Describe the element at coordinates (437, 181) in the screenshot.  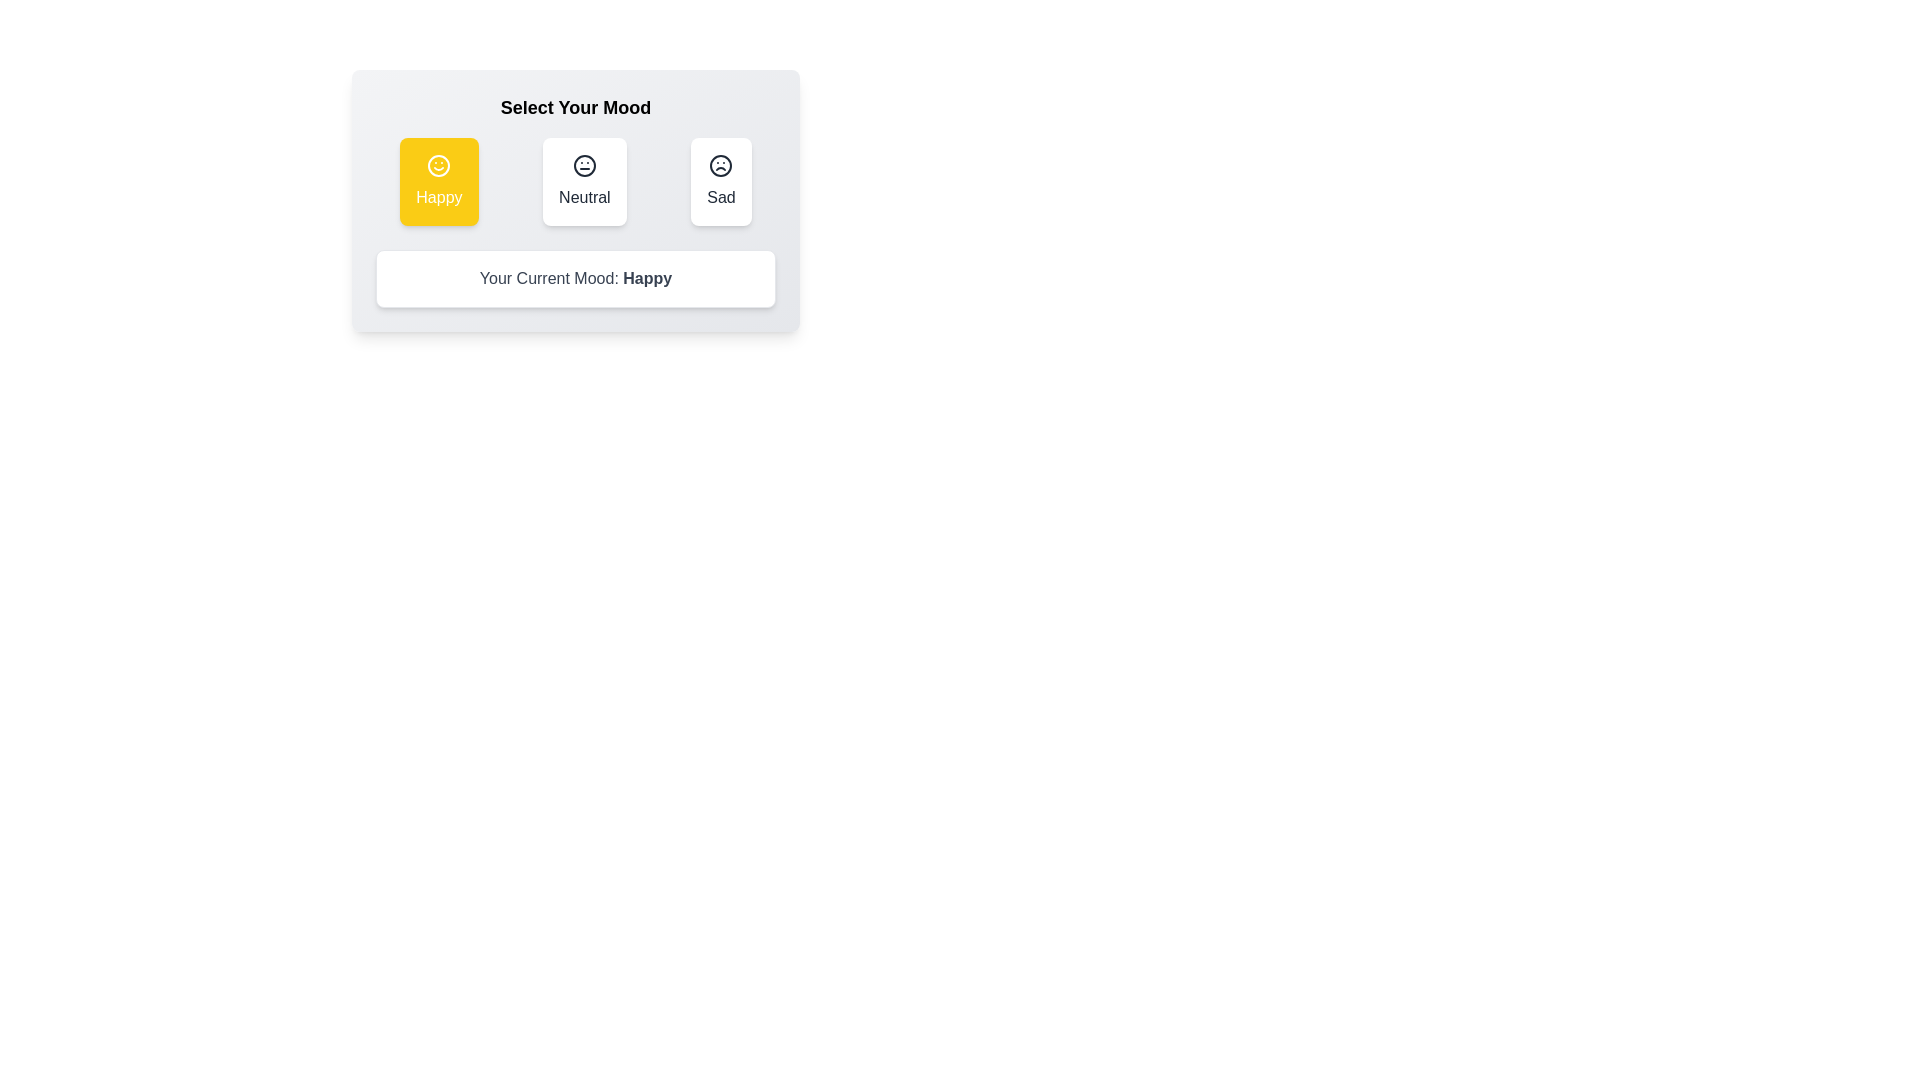
I see `the mood button labeled Happy to see its interactive visual effects` at that location.